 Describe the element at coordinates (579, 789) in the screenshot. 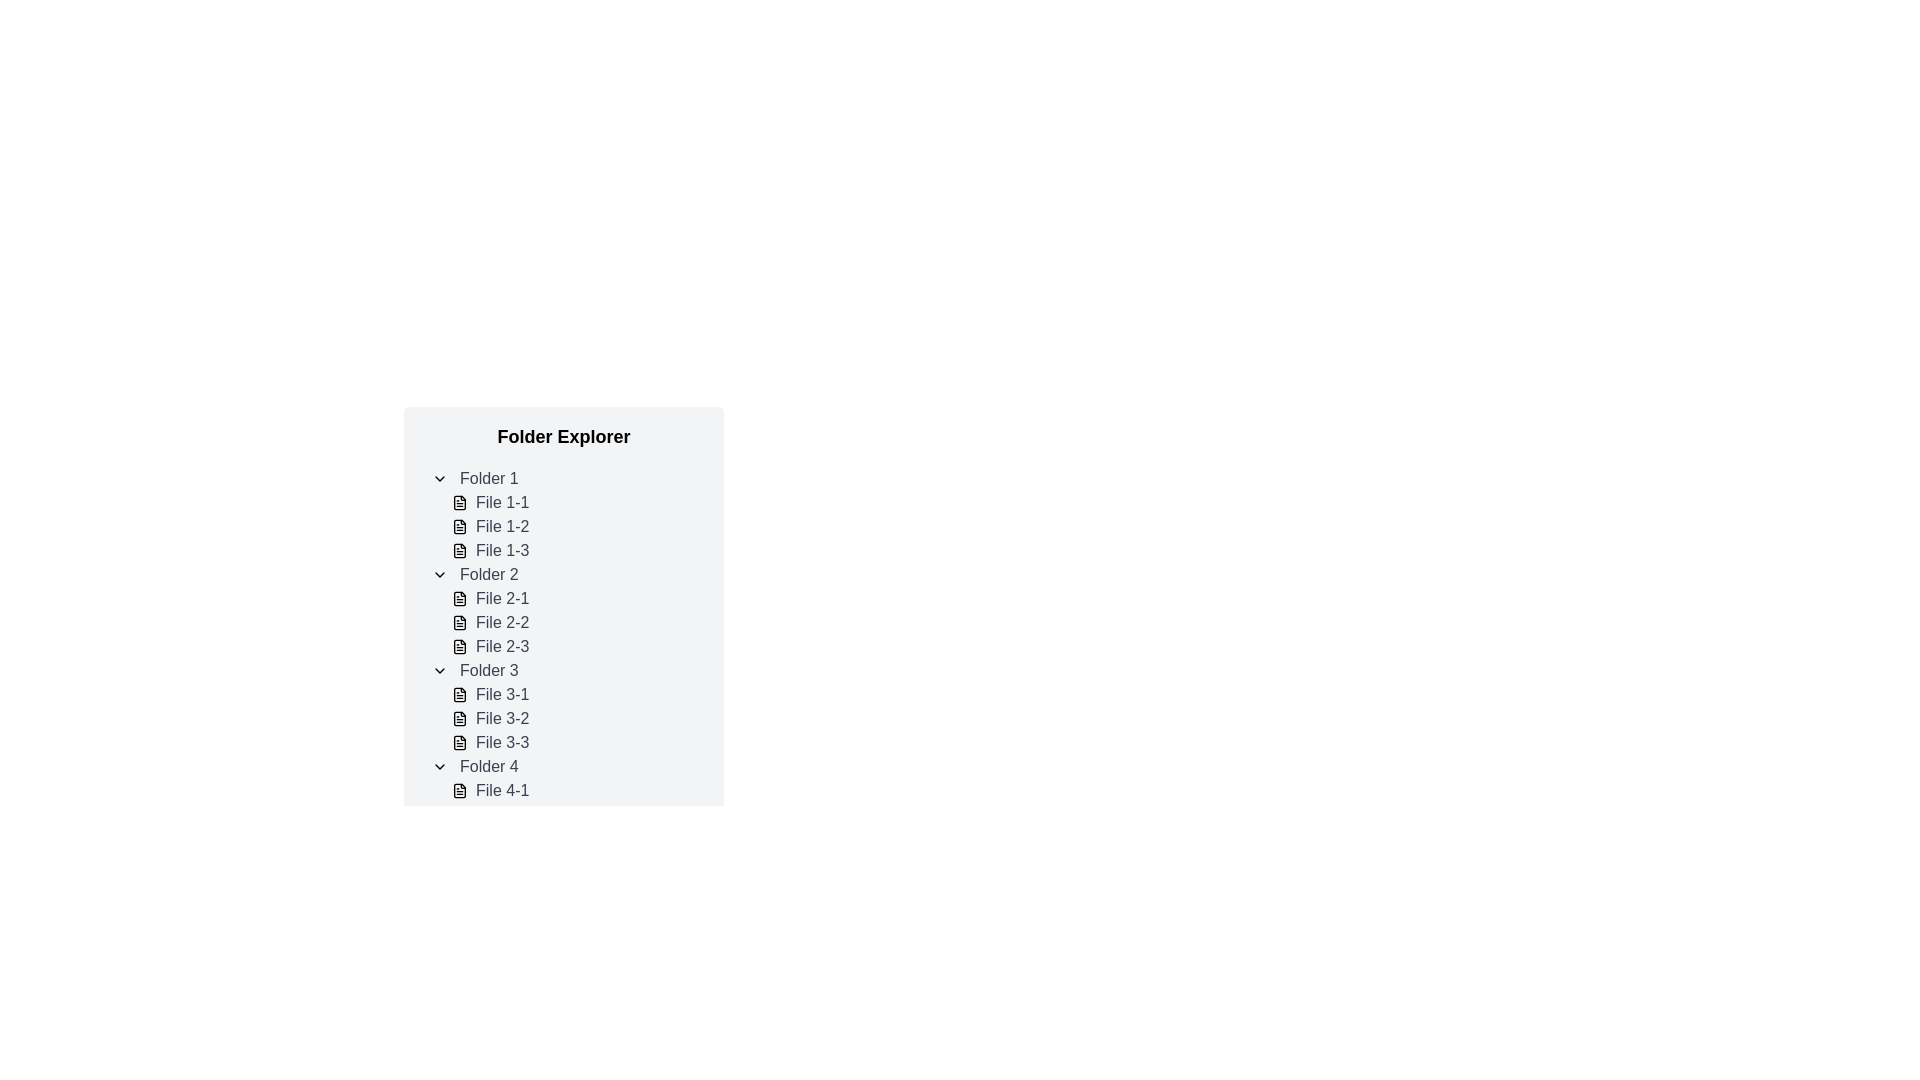

I see `to select the file item named 'File 4-1' within the 'Folder 4' section of the folder explorer interface` at that location.